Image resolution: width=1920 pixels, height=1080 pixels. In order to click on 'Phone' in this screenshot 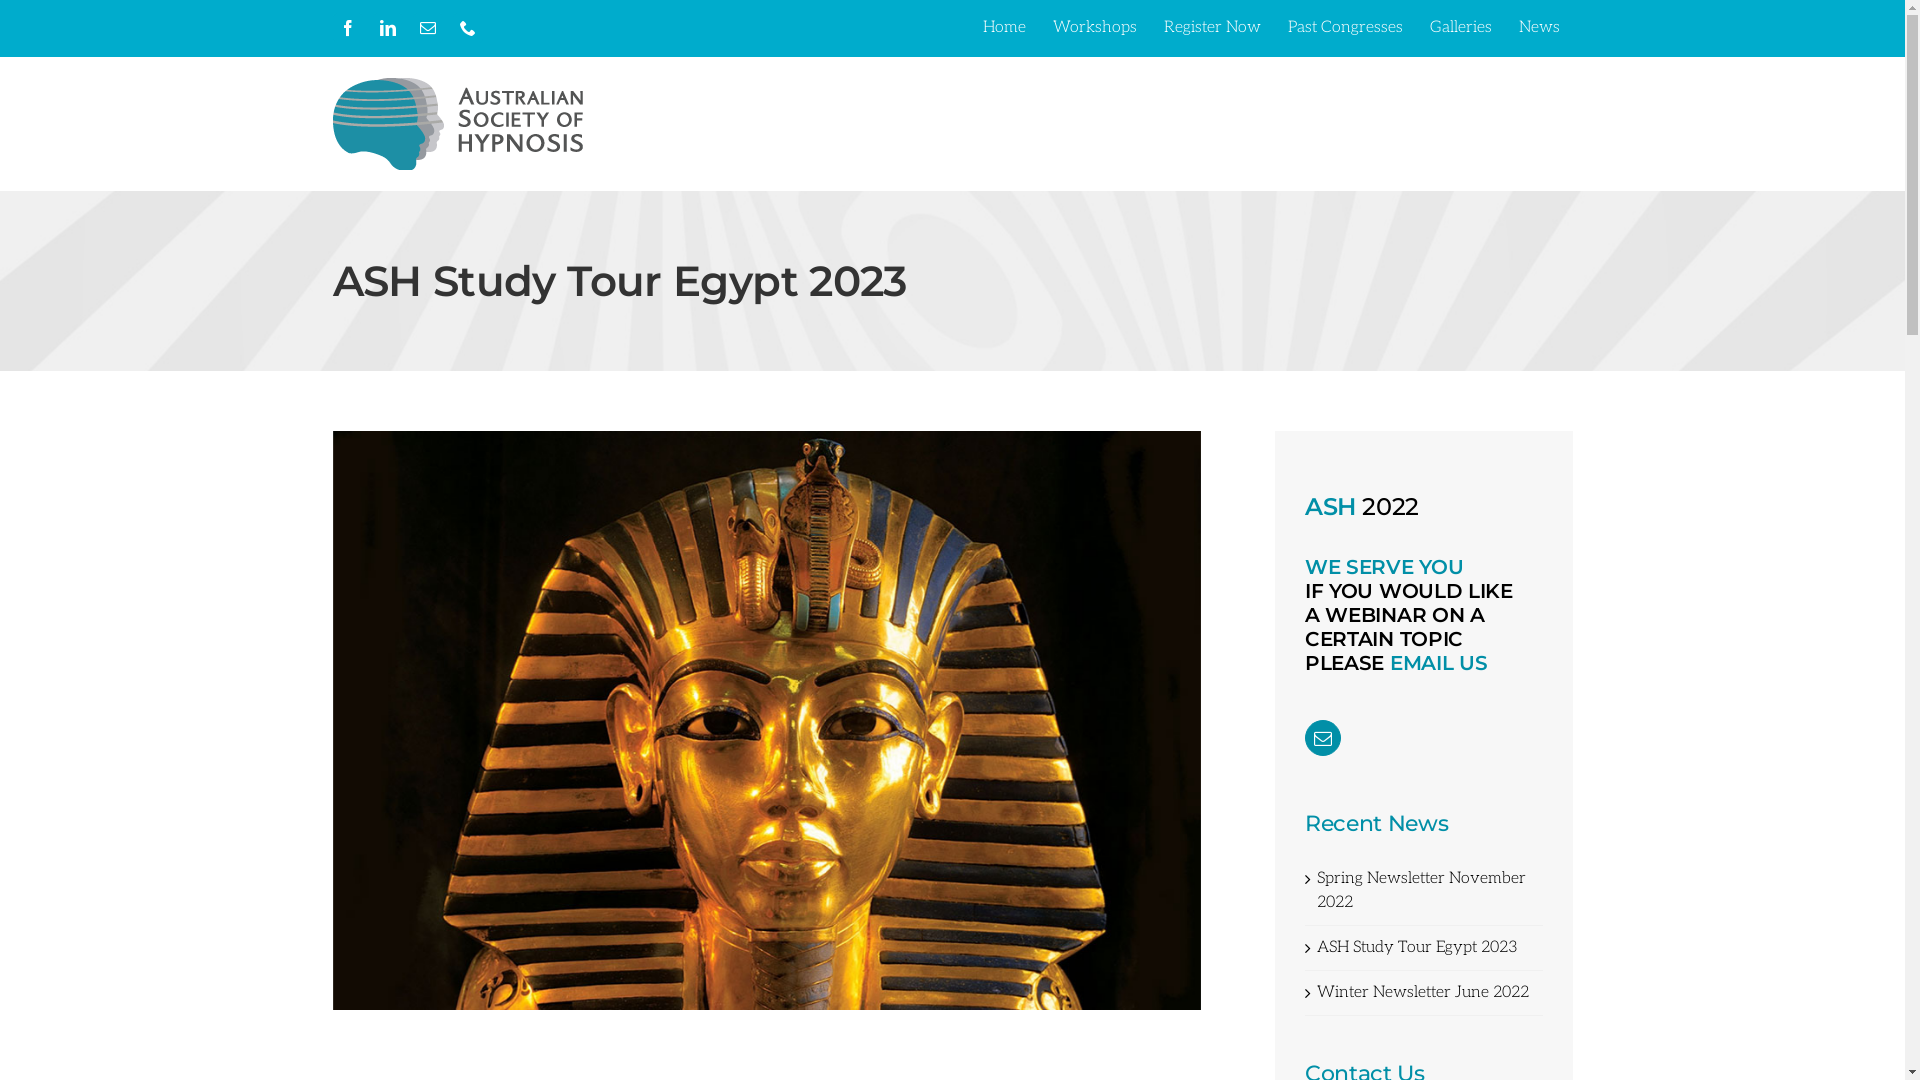, I will do `click(465, 27)`.